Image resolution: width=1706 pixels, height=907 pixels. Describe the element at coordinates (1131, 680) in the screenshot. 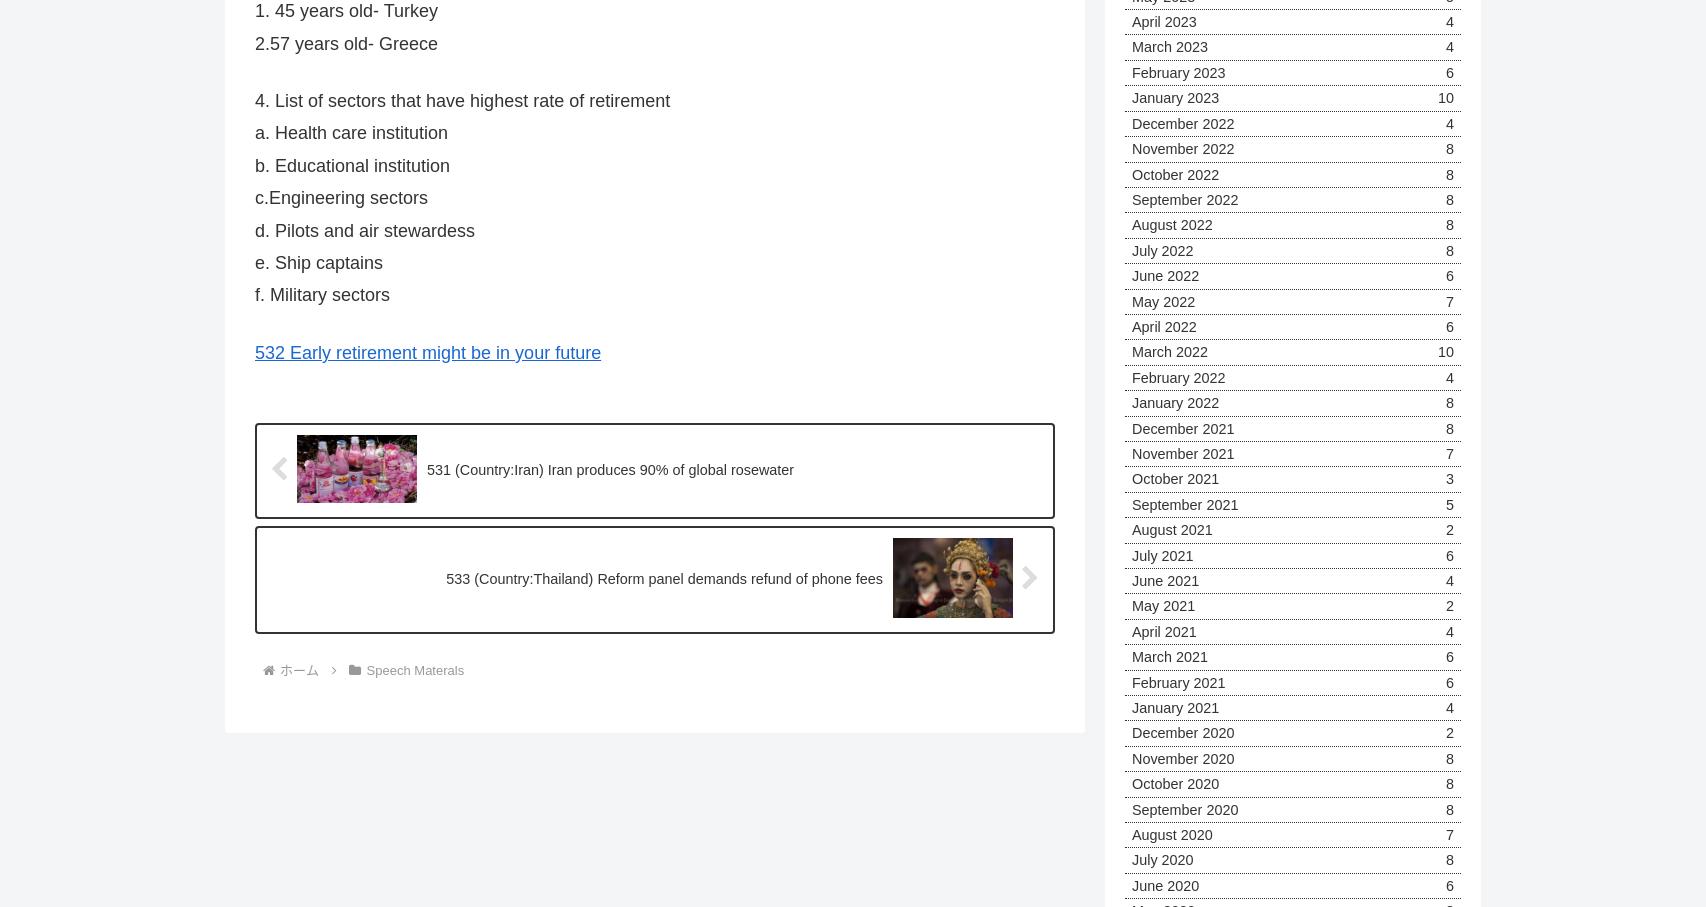

I see `'February 2021'` at that location.